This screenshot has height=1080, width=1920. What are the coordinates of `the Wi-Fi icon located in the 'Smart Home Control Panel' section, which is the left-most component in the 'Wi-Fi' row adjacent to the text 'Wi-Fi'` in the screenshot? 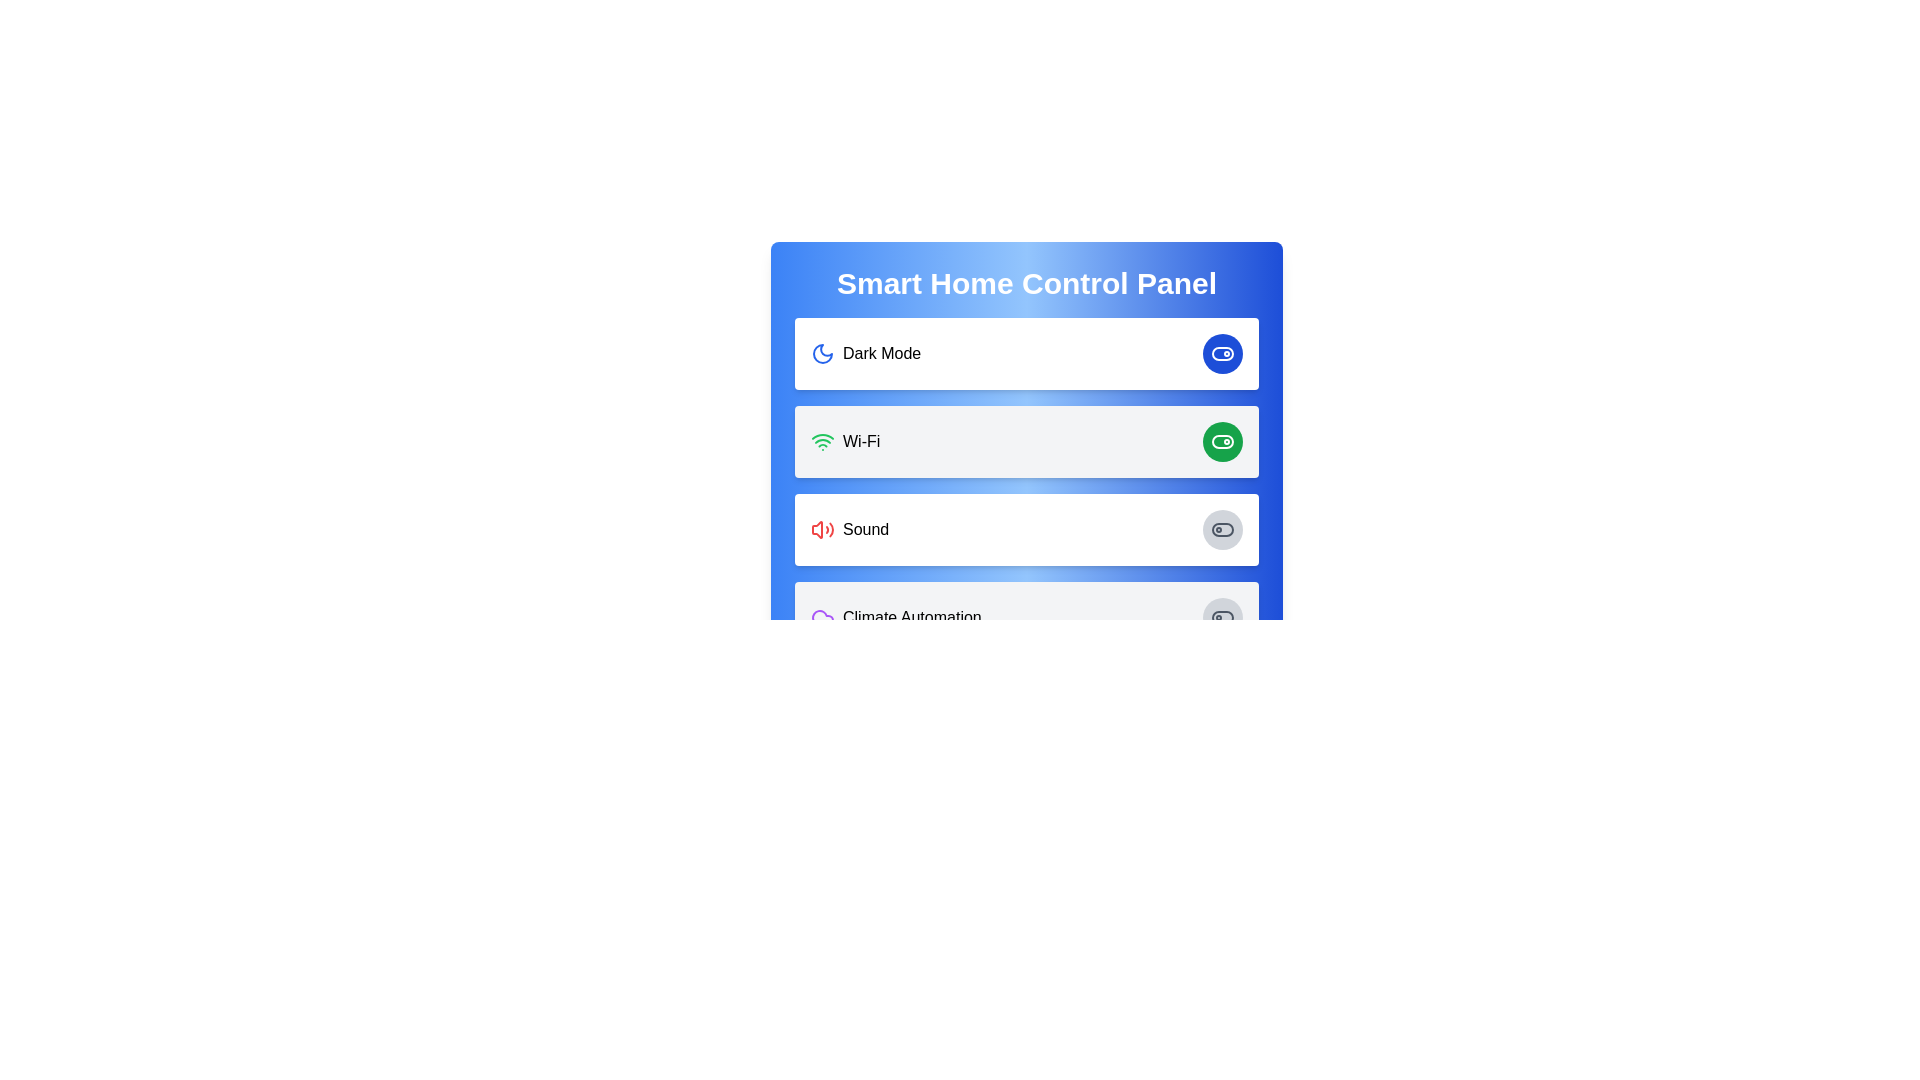 It's located at (822, 441).